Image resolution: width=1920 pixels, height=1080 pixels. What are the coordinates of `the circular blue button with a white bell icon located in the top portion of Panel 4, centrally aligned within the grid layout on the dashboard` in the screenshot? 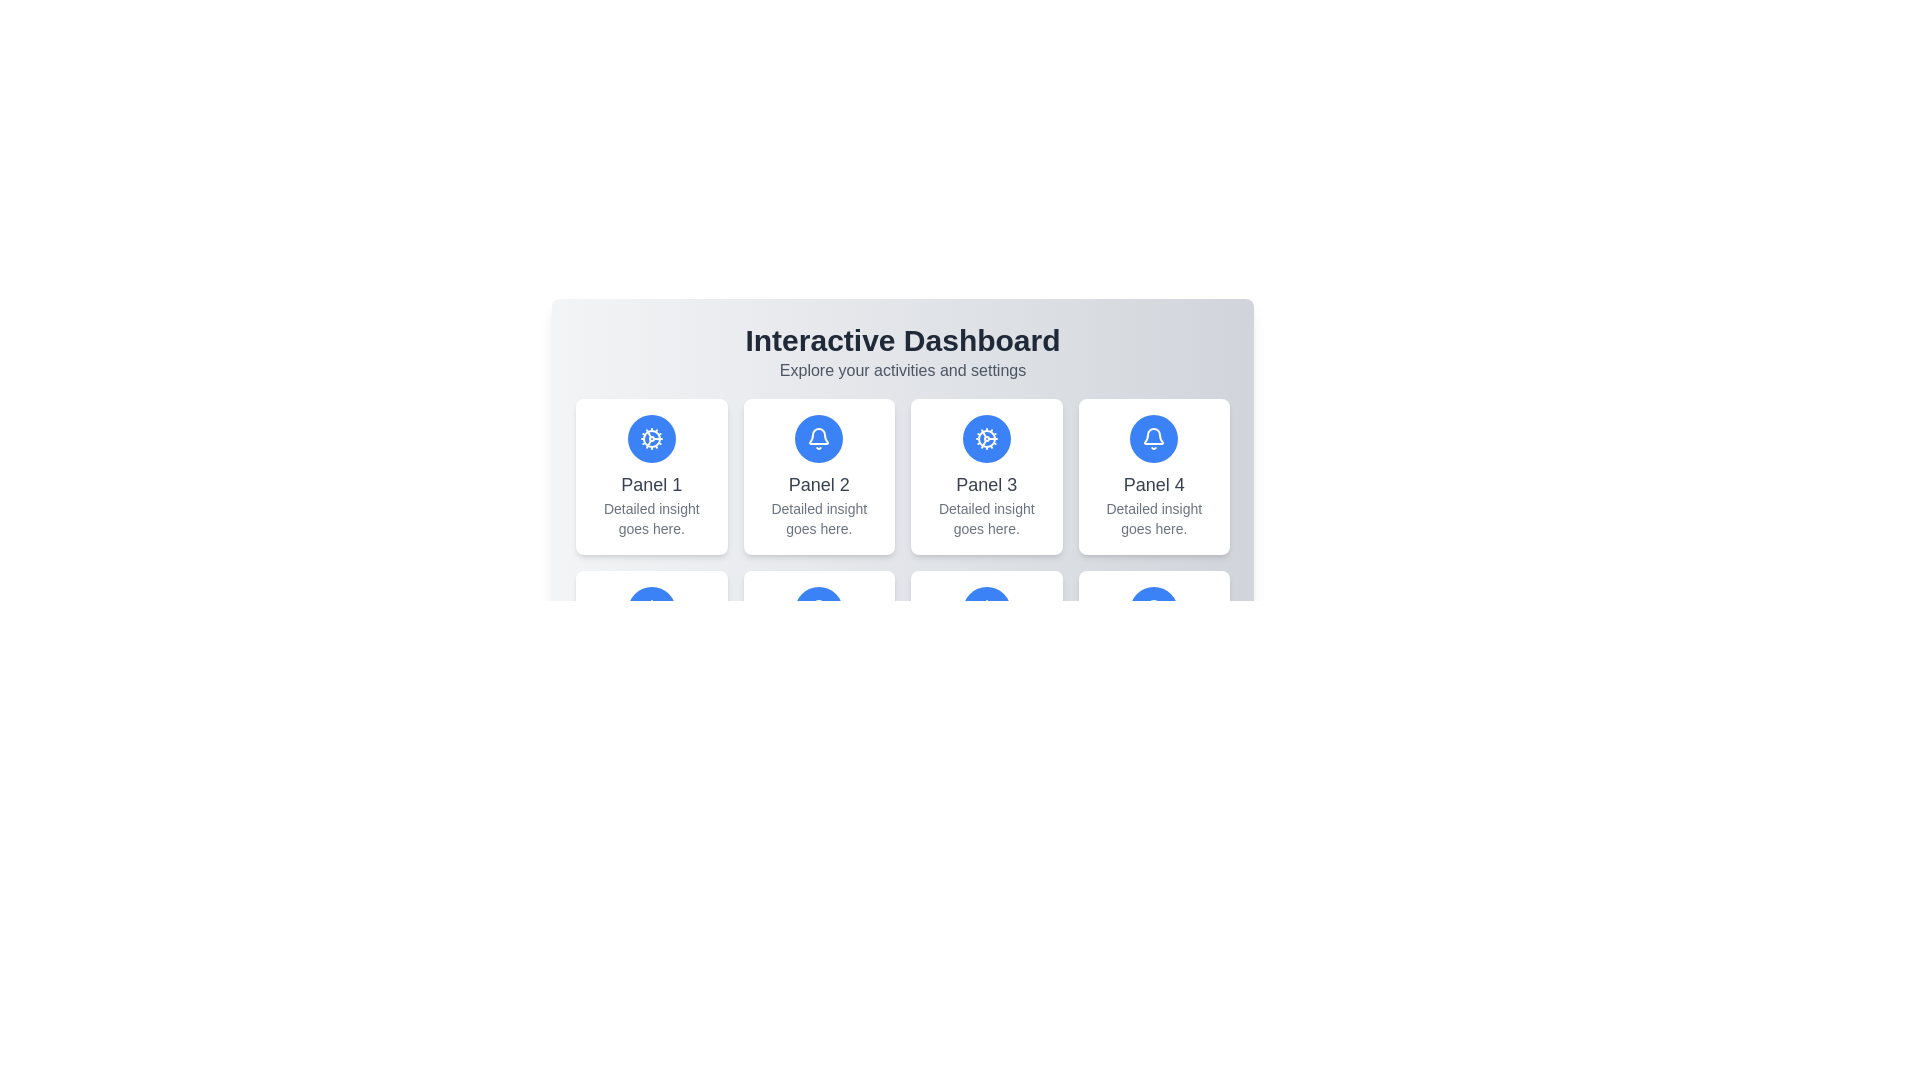 It's located at (1154, 438).